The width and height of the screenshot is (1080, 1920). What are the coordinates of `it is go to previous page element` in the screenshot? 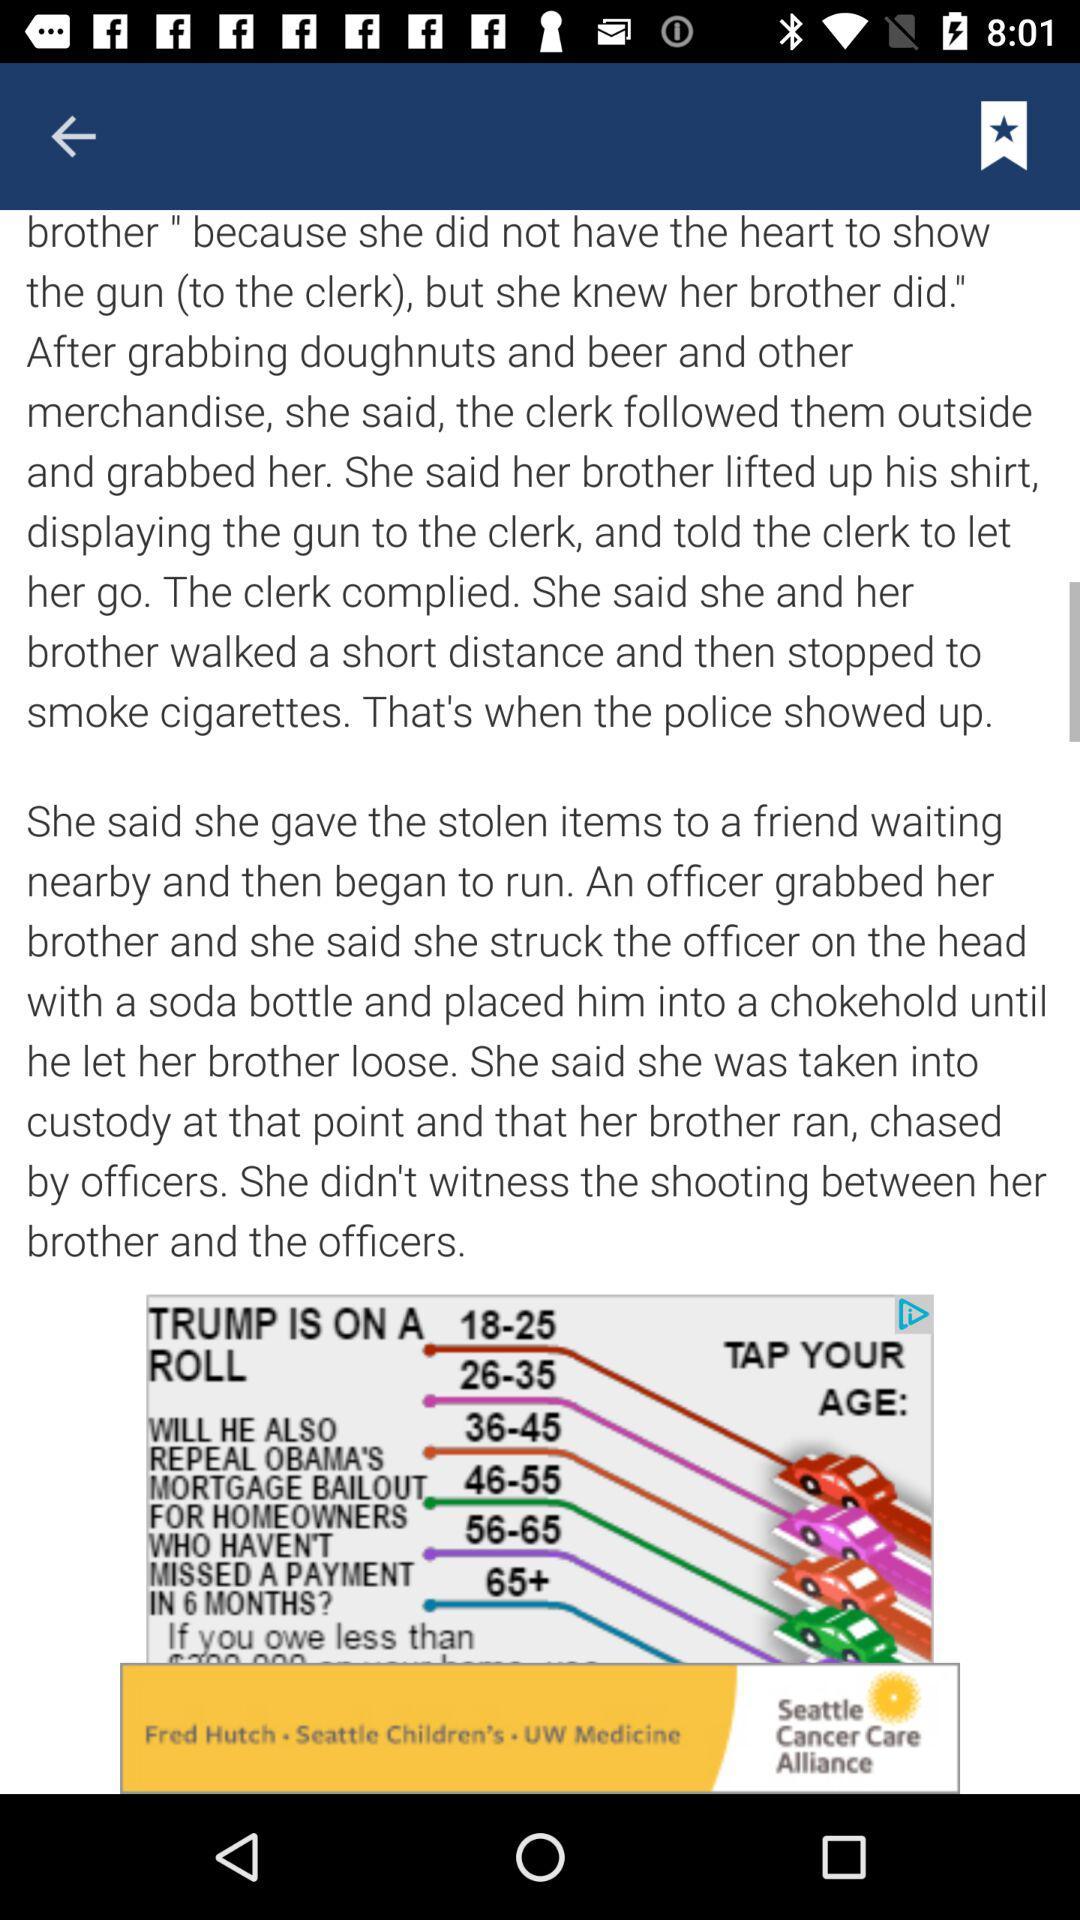 It's located at (72, 135).